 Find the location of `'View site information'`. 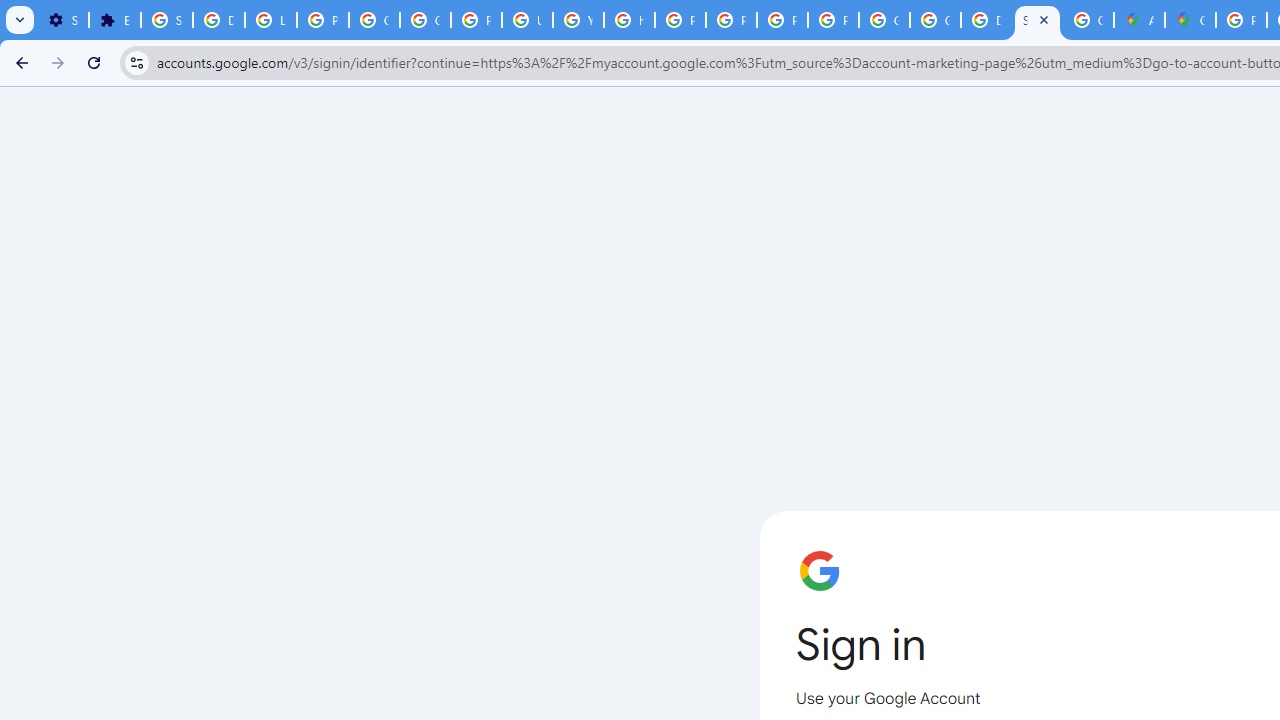

'View site information' is located at coordinates (135, 61).